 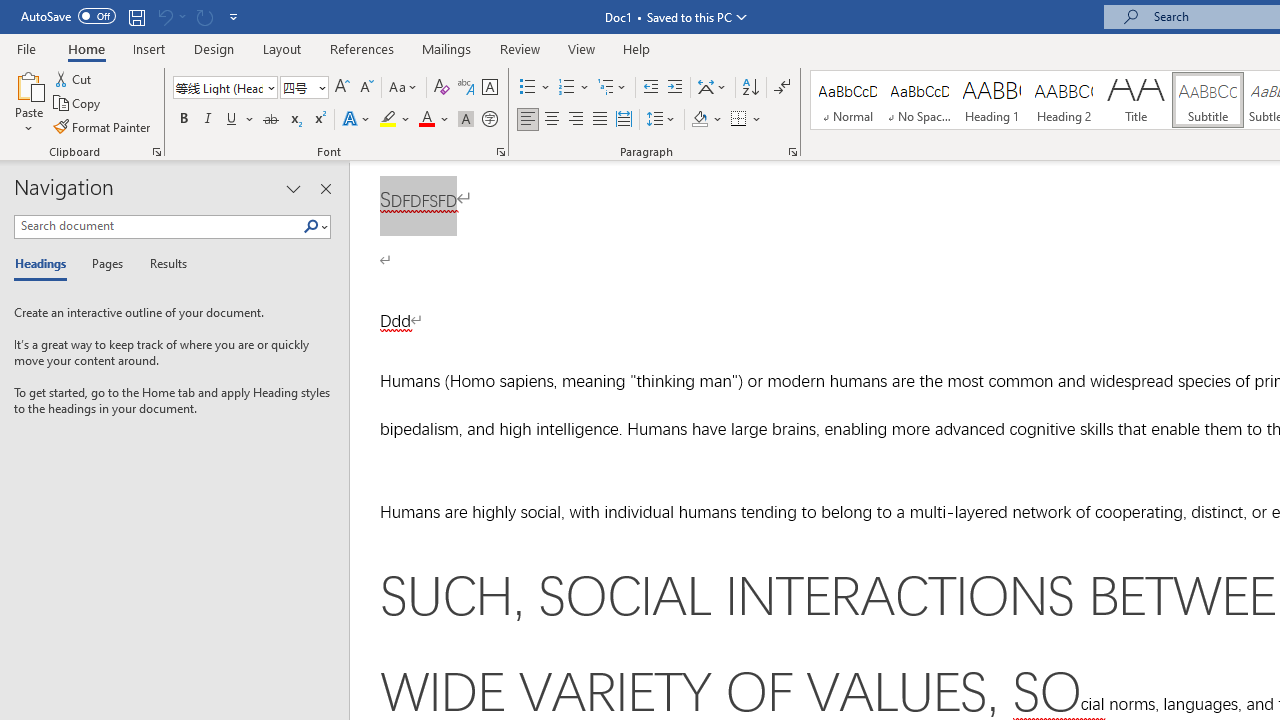 I want to click on 'Line and Paragraph Spacing', so click(x=661, y=119).